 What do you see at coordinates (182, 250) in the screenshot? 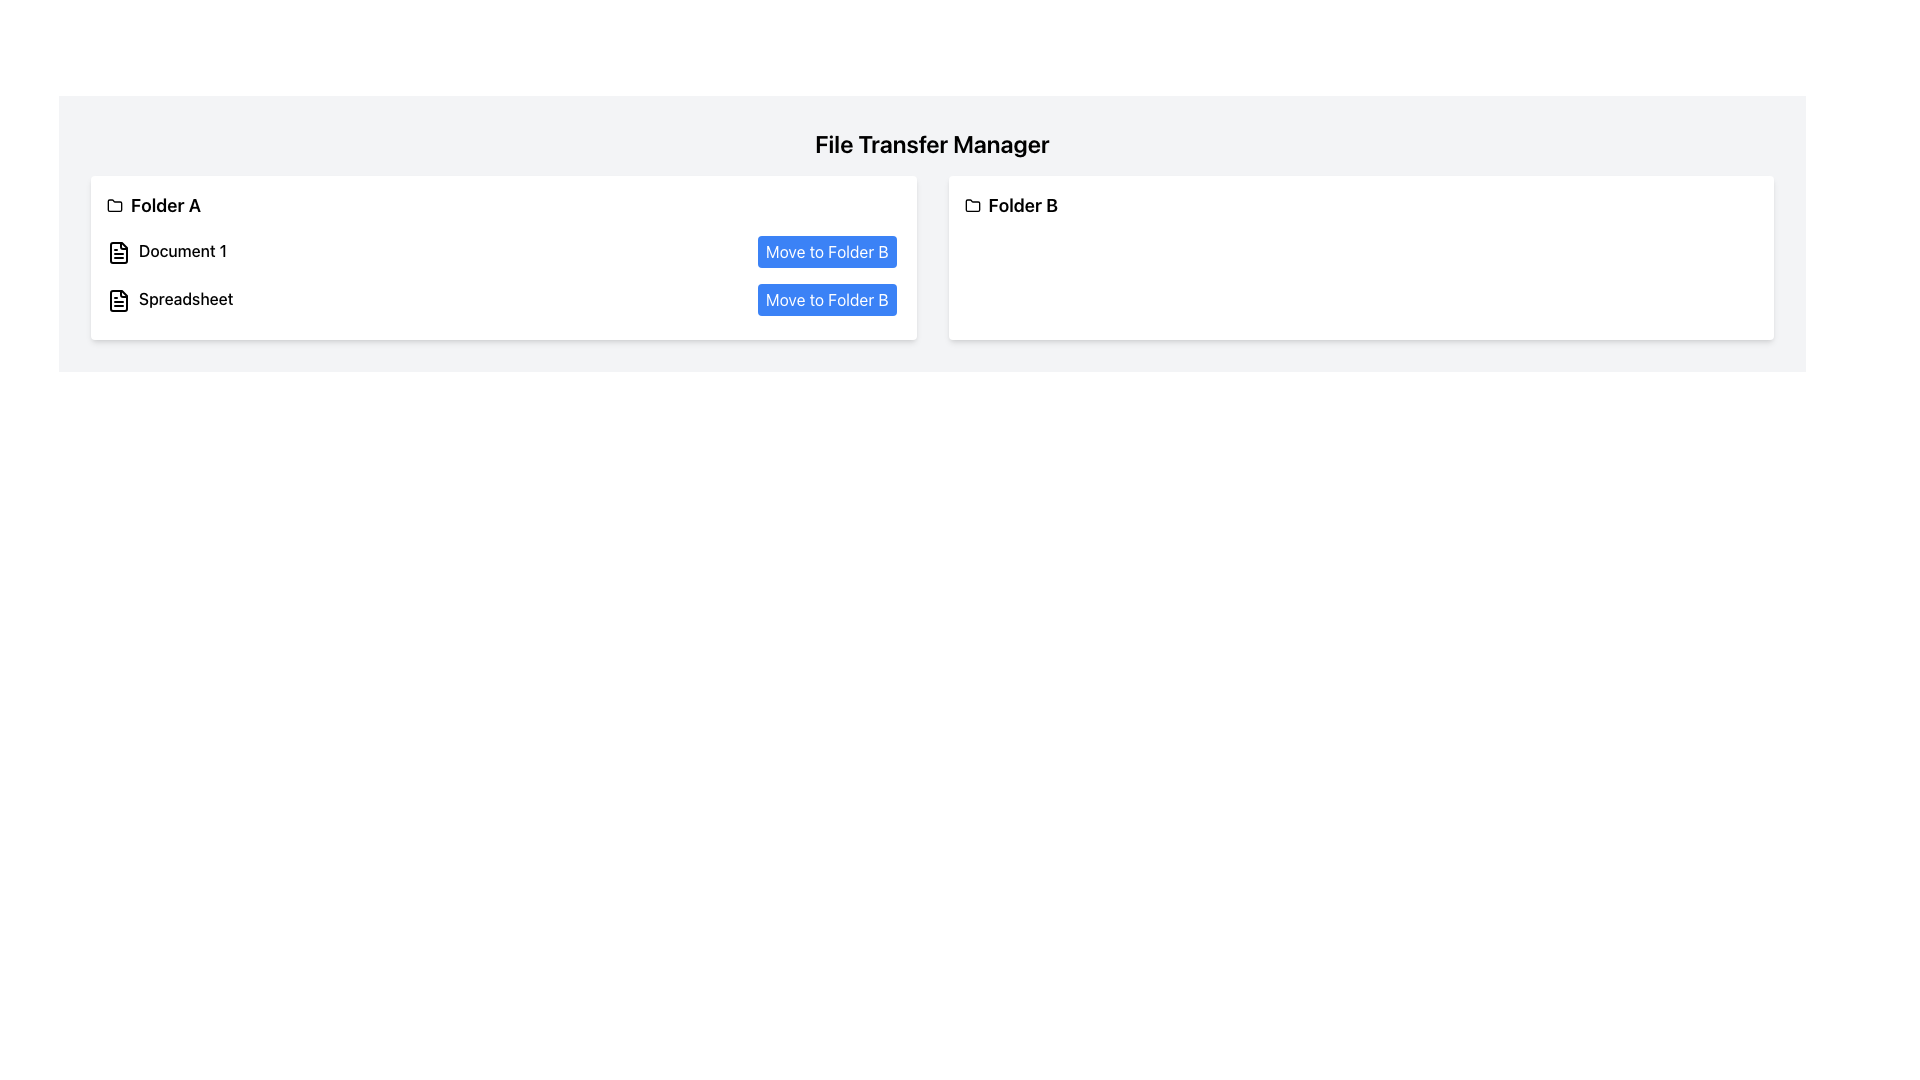
I see `the Text label under 'Folder A'` at bounding box center [182, 250].